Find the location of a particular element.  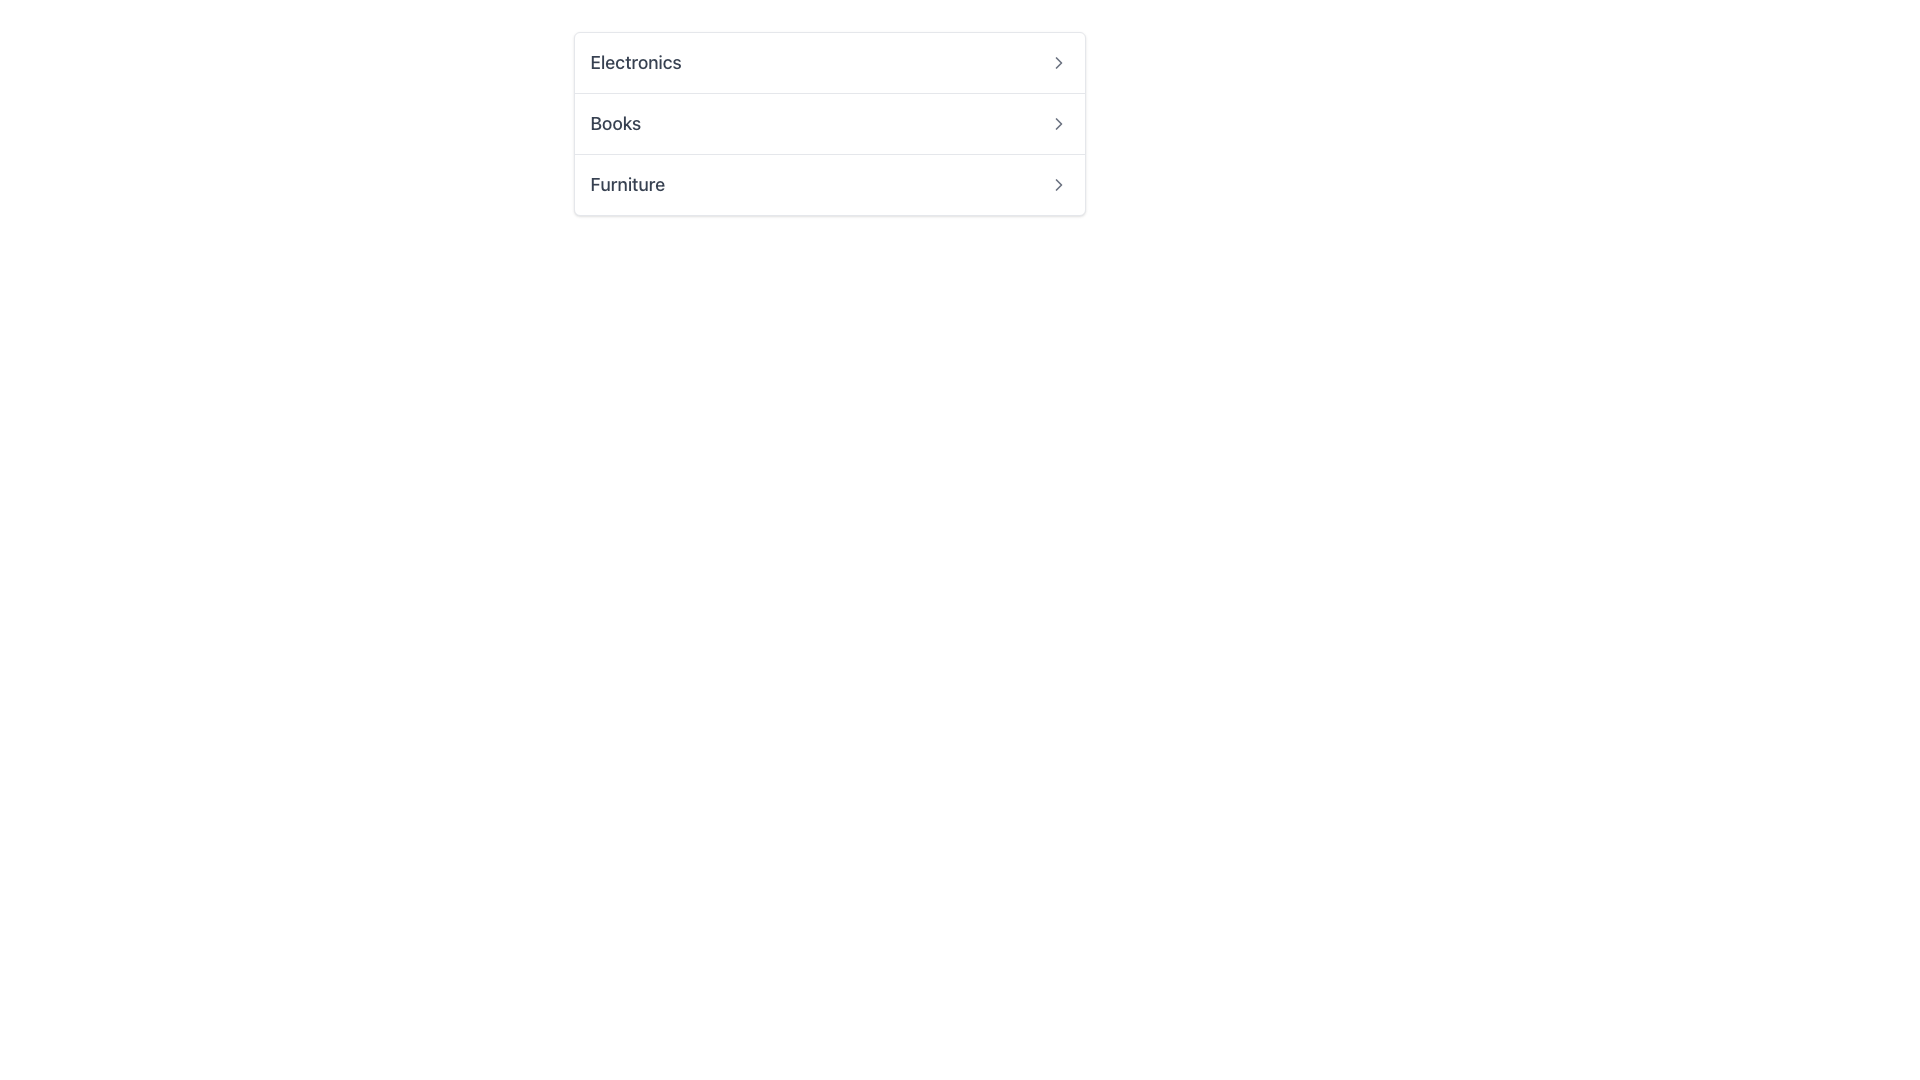

the chevron icon located on the right edge of the 'Electronics' row is located at coordinates (1057, 61).